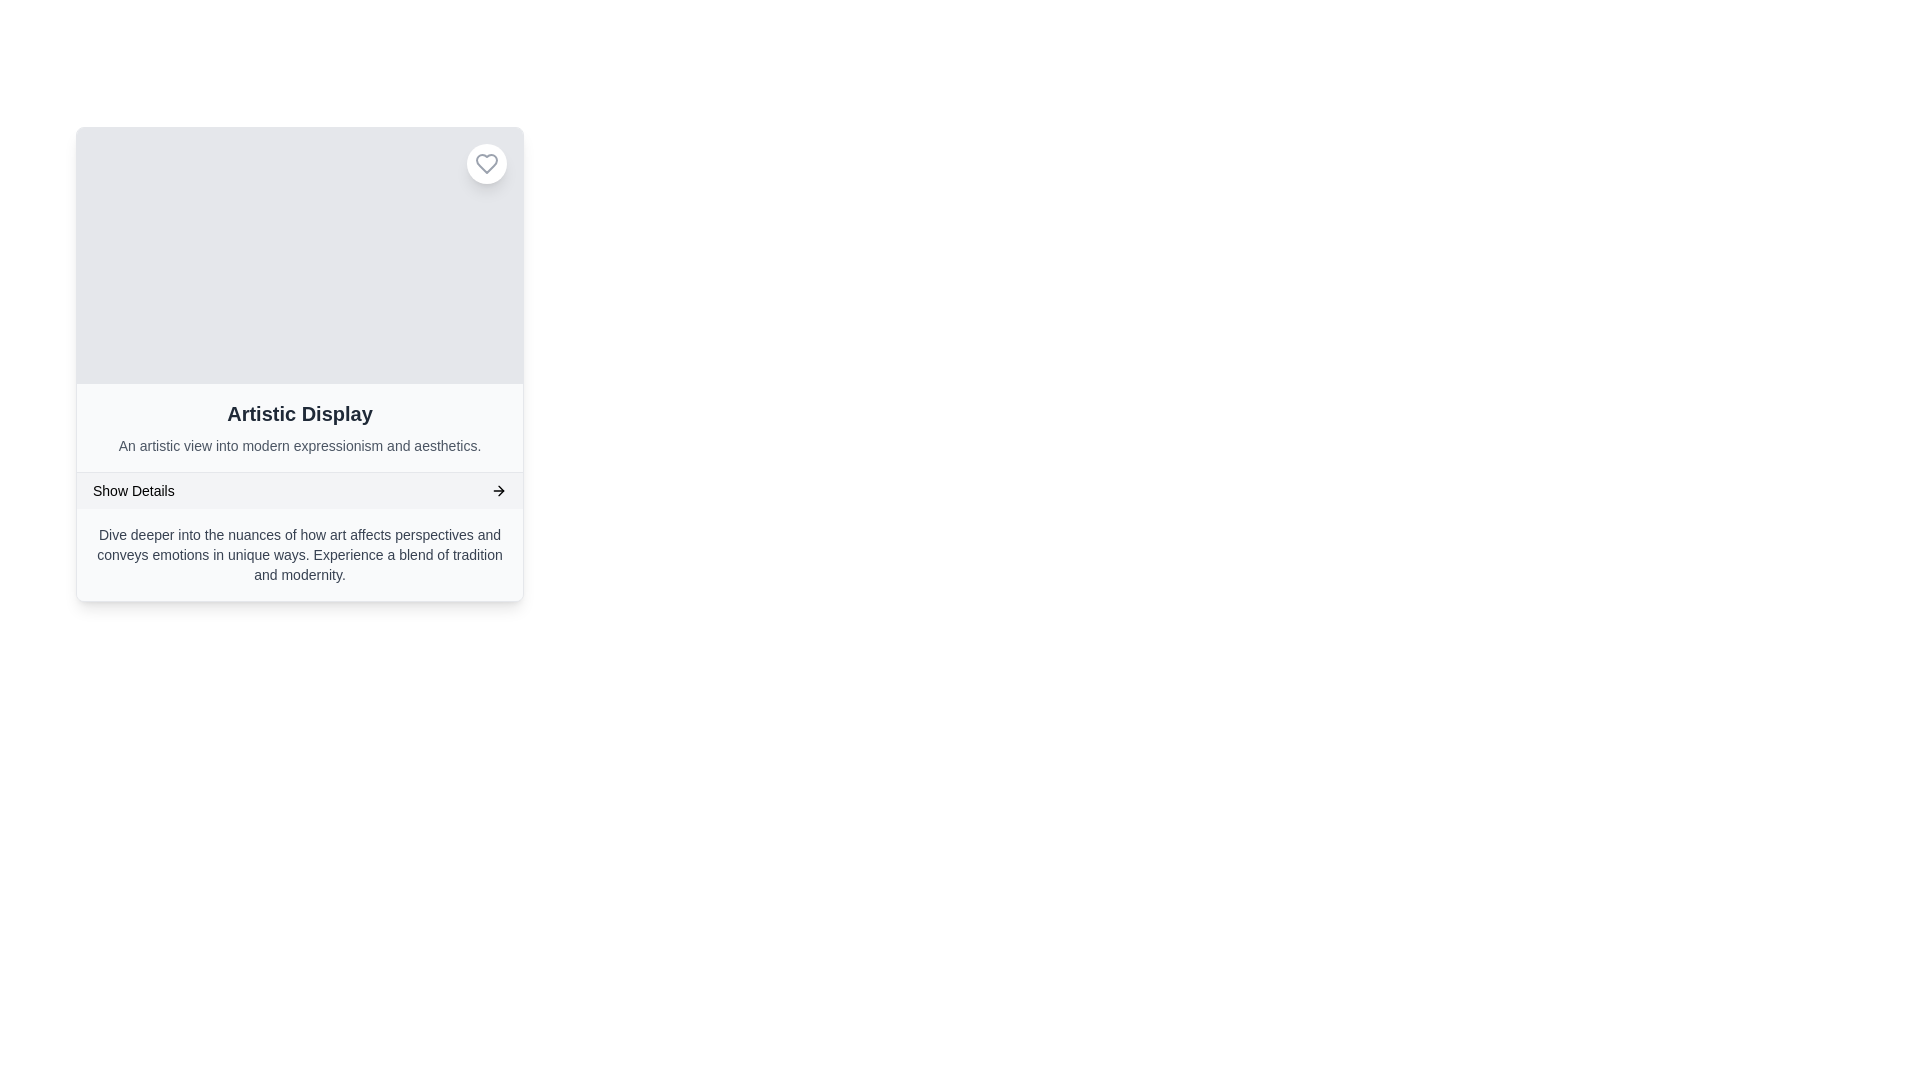 Image resolution: width=1920 pixels, height=1080 pixels. What do you see at coordinates (486, 163) in the screenshot?
I see `the heart icon in the top-right corner of the card component` at bounding box center [486, 163].